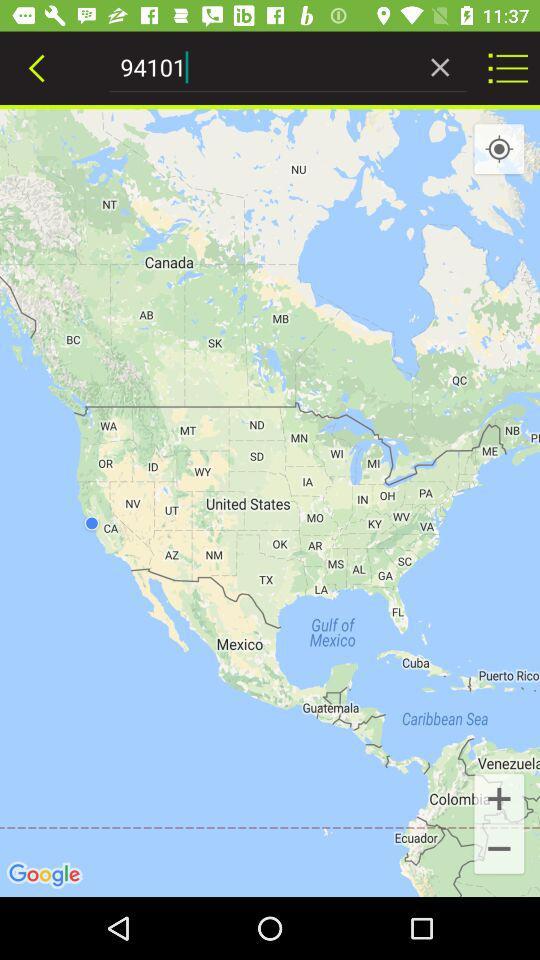 This screenshot has height=960, width=540. I want to click on the minus icon, so click(498, 849).